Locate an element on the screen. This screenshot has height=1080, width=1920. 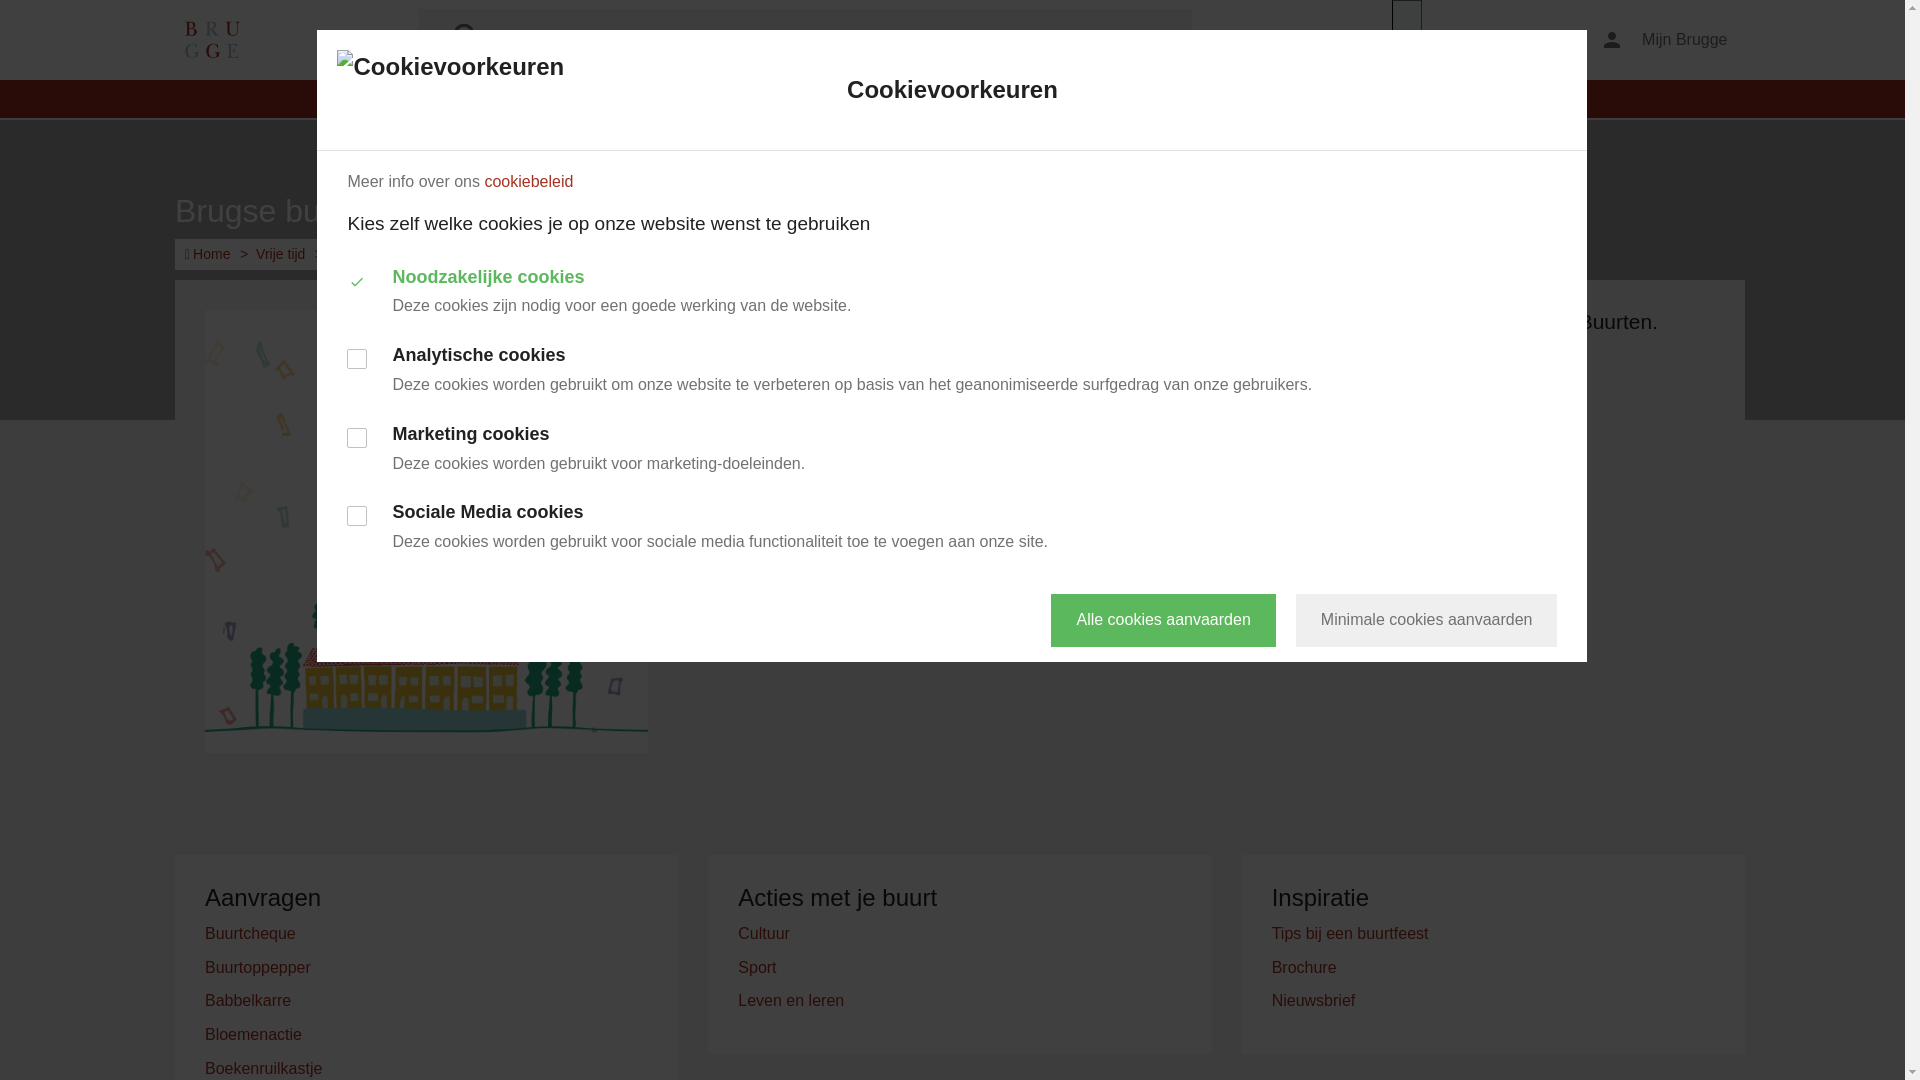
'Buurtcheque' is located at coordinates (205, 933).